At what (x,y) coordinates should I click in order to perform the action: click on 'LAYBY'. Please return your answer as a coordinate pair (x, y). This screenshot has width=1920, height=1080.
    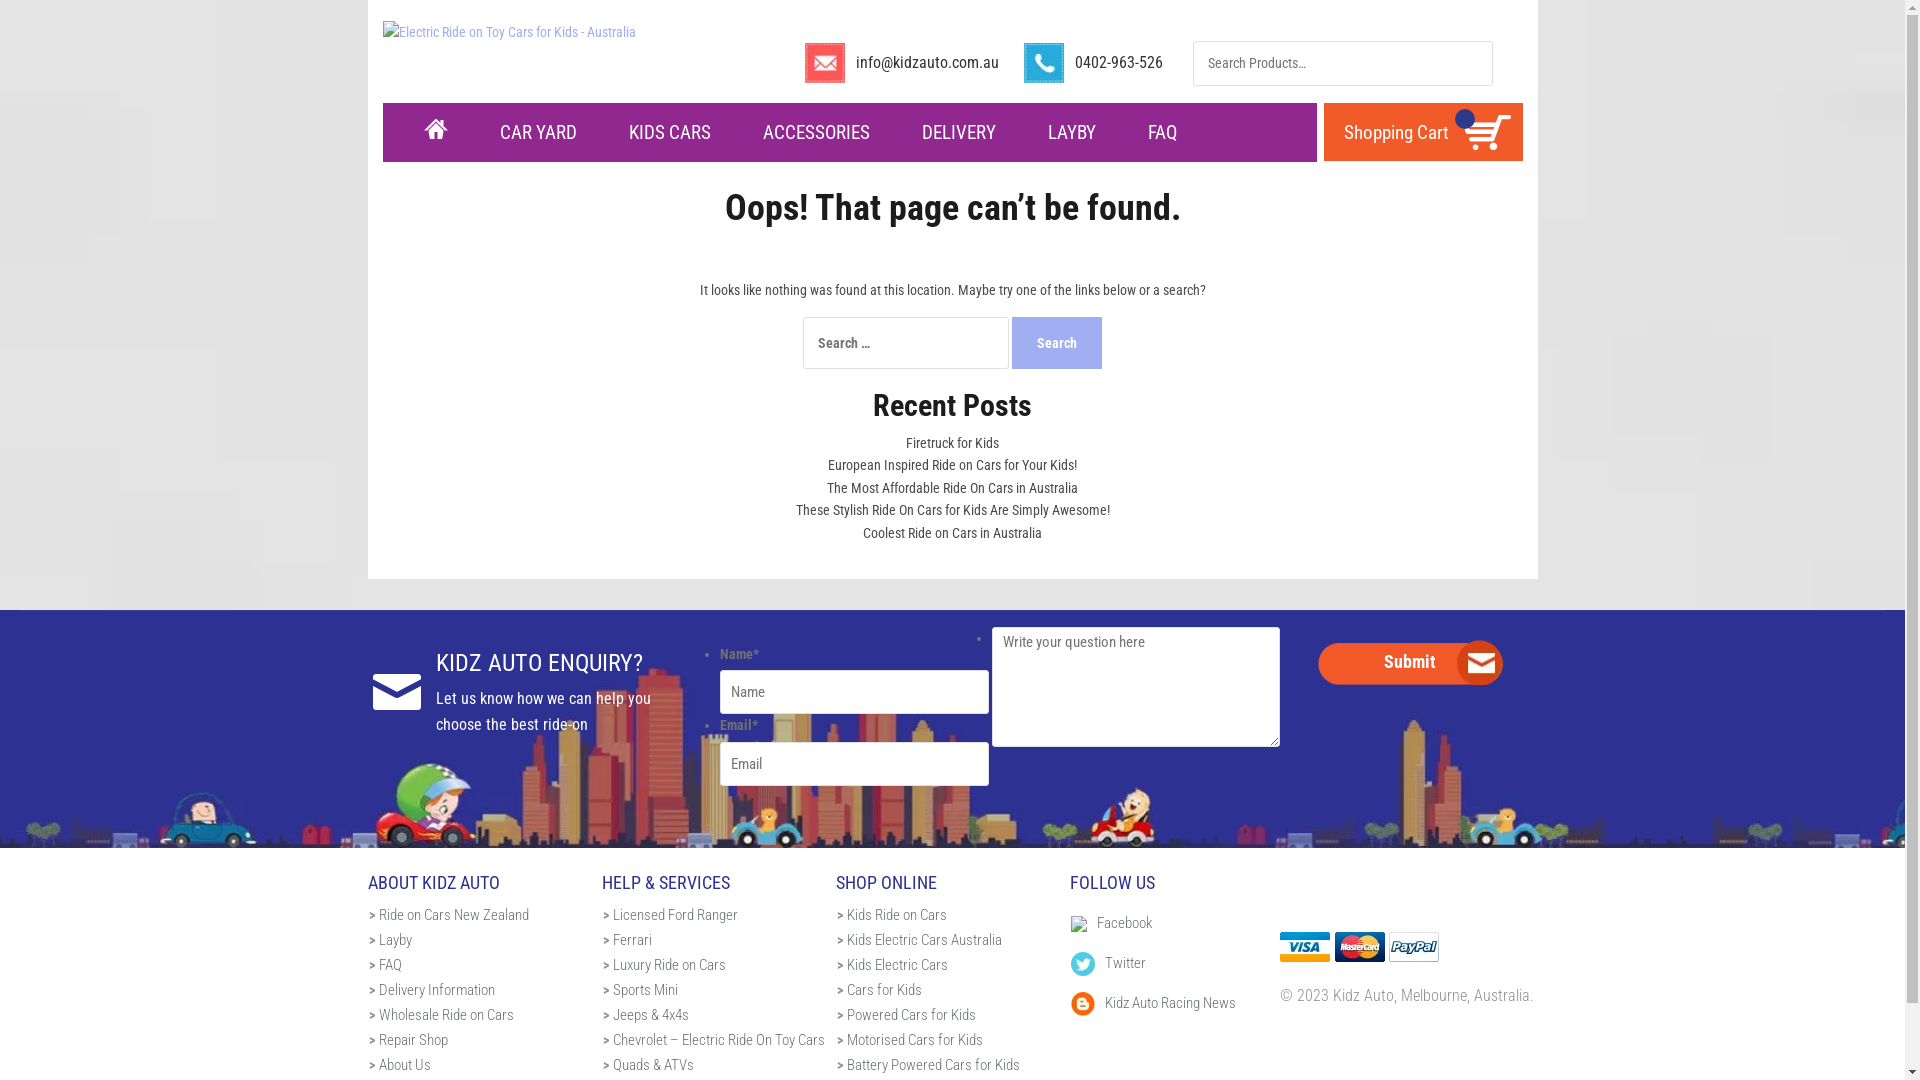
    Looking at the image, I should click on (1070, 133).